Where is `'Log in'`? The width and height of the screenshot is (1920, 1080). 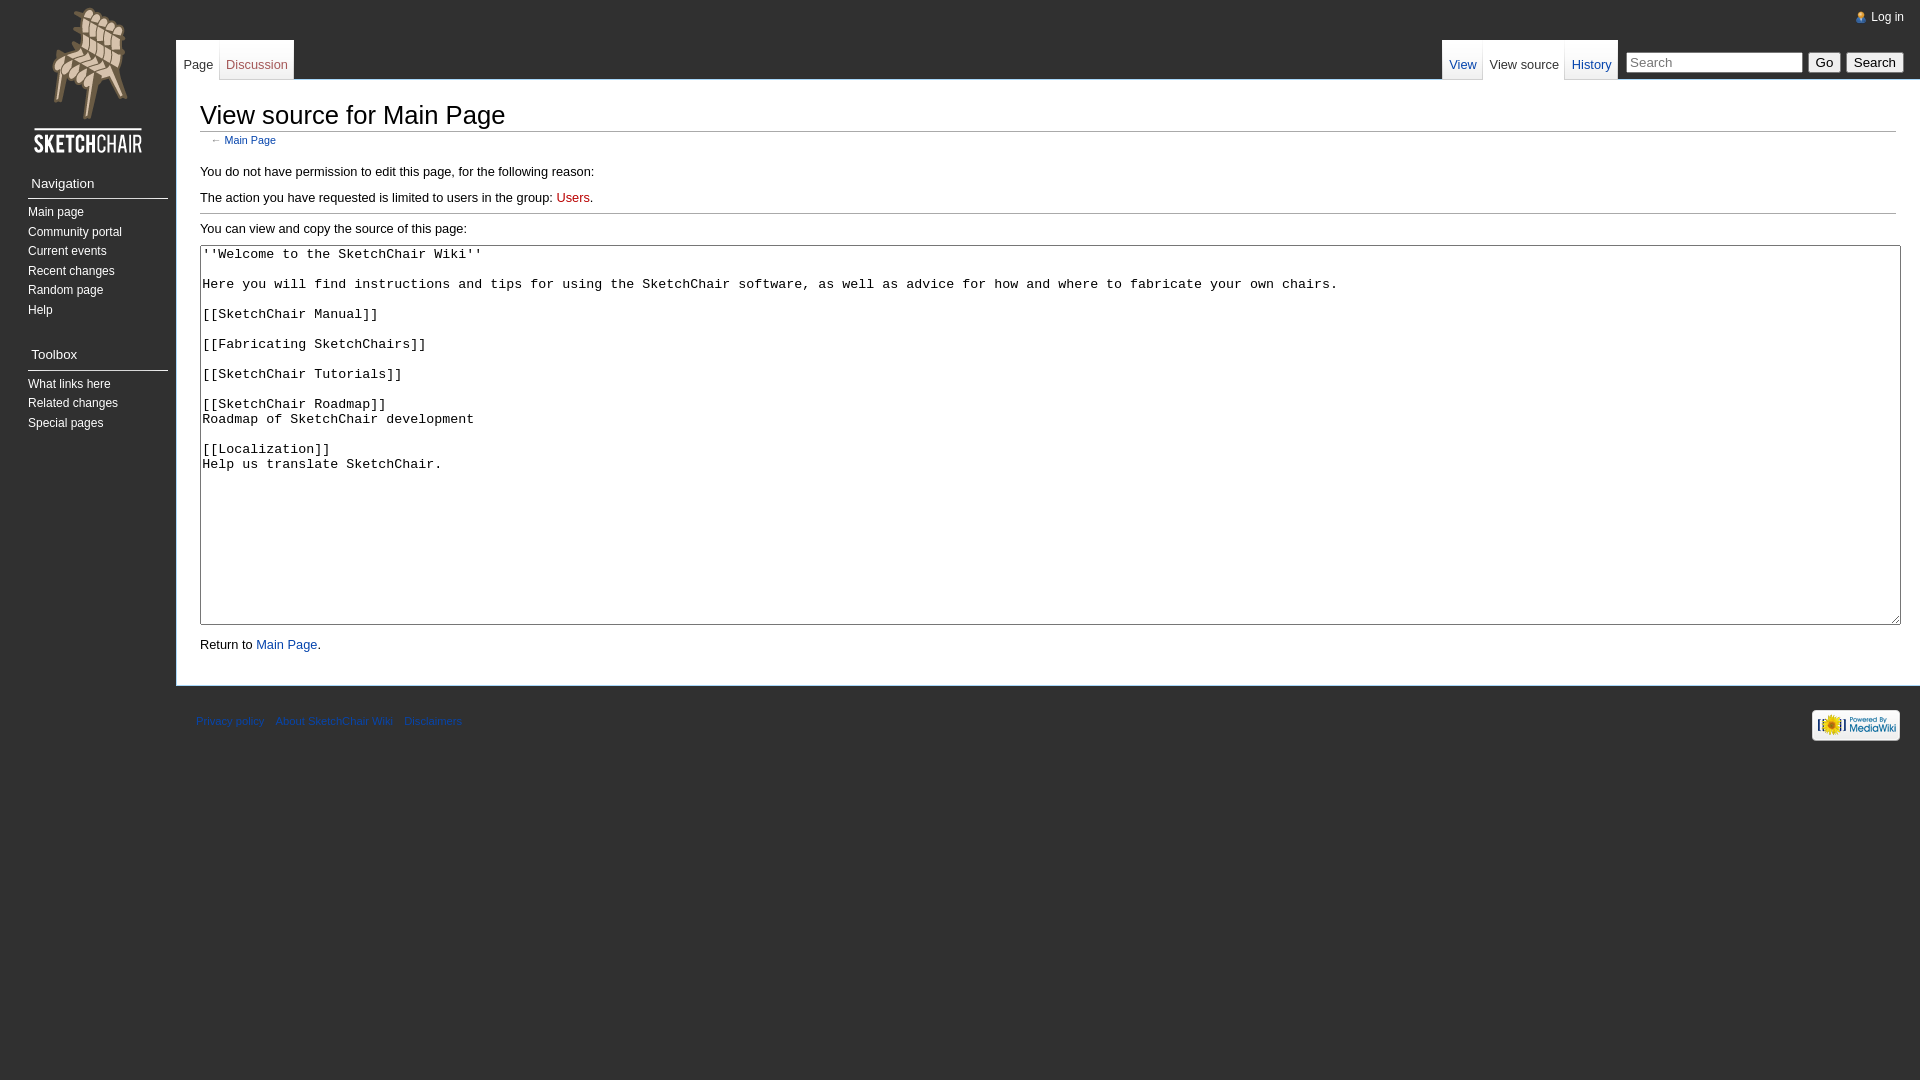 'Log in' is located at coordinates (1886, 16).